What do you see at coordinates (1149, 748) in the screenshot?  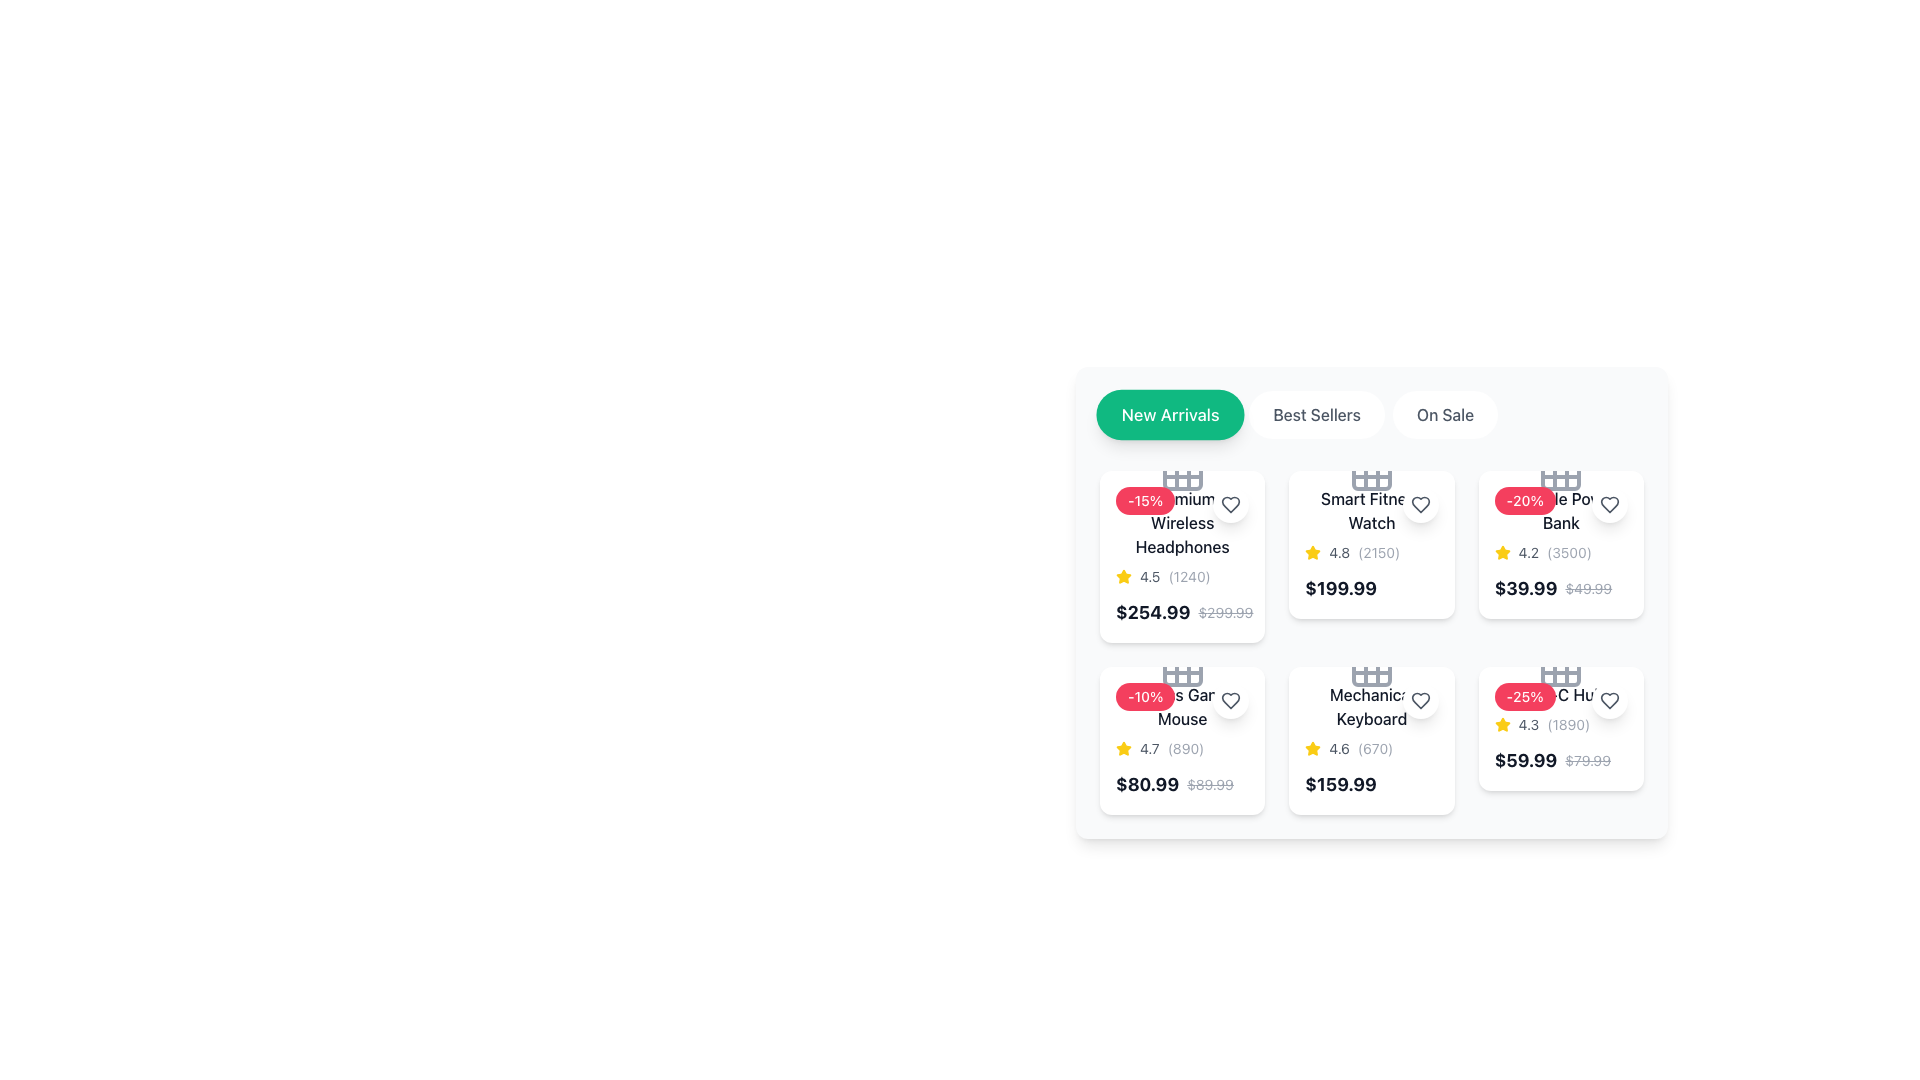 I see `the text element displaying '4.7' in gray color, located in the rating section of the second card in the second row of the product grid` at bounding box center [1149, 748].